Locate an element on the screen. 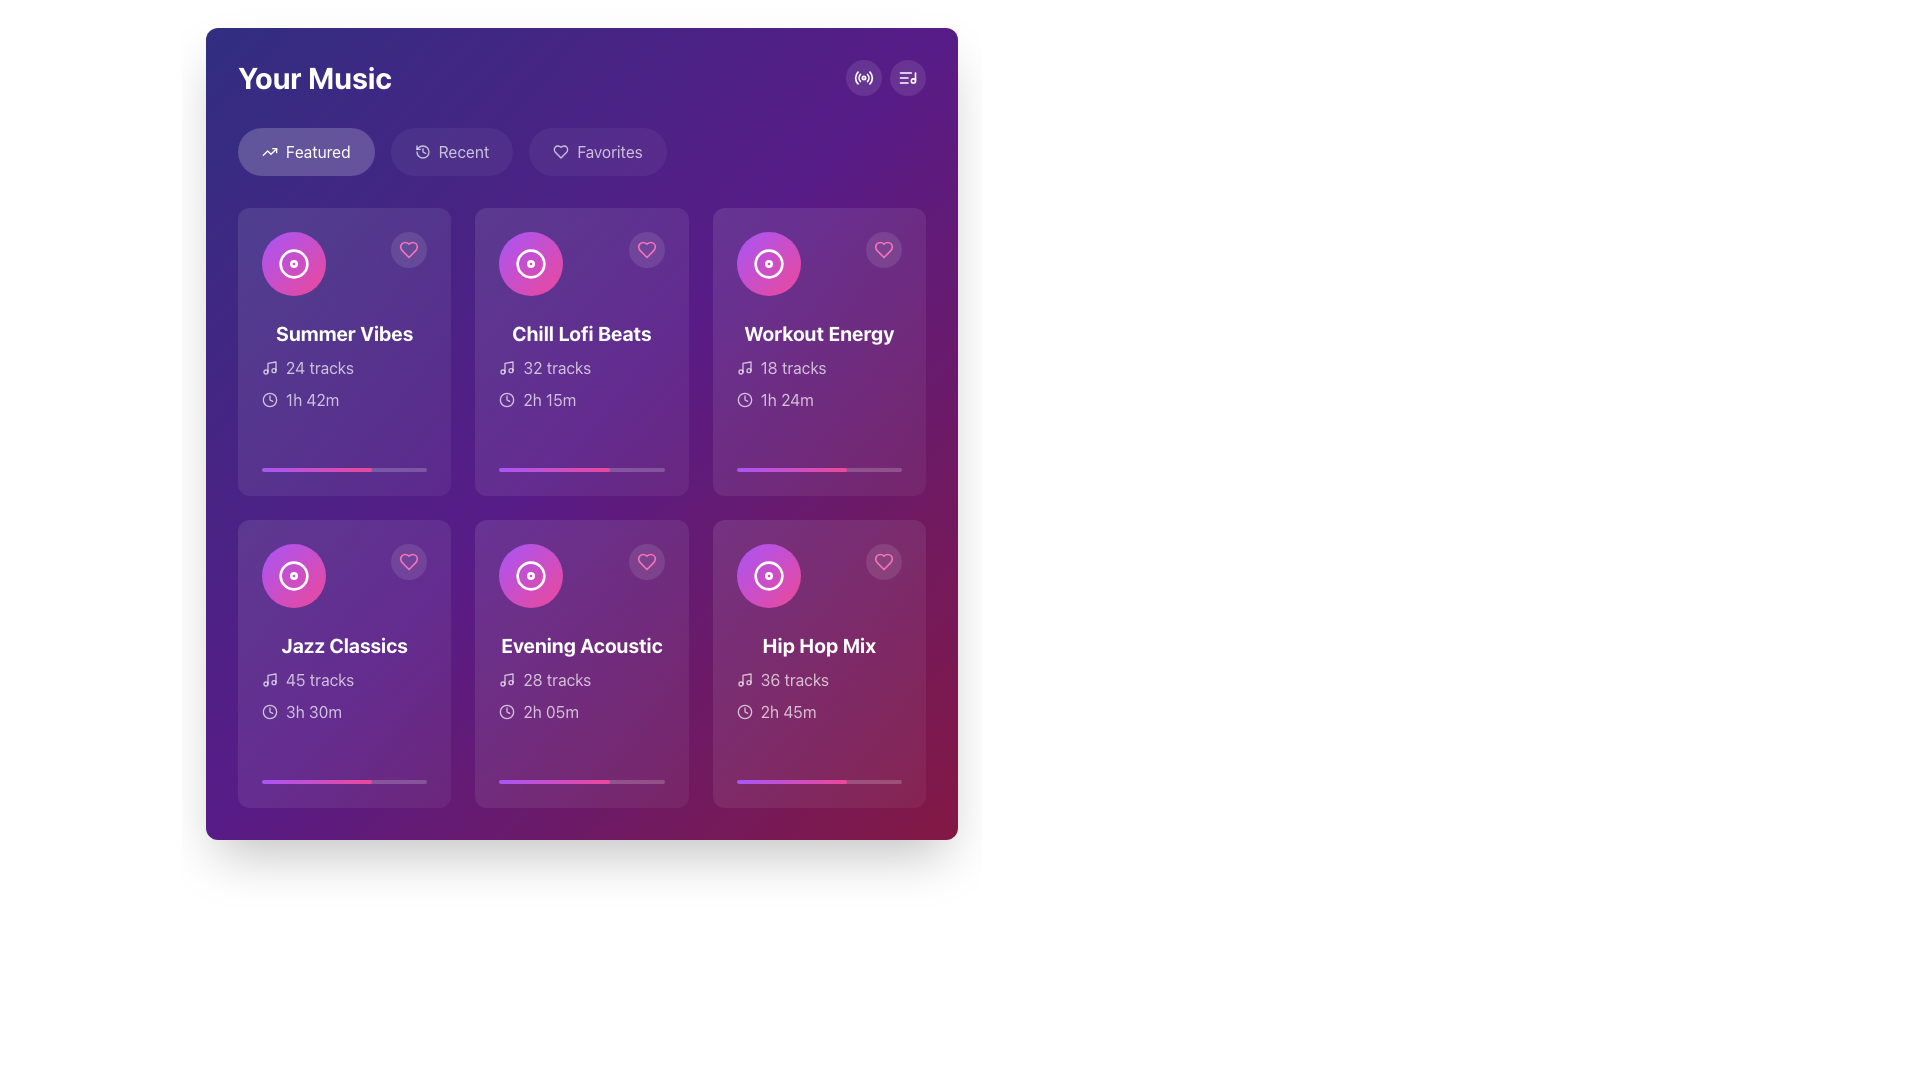 The width and height of the screenshot is (1920, 1080). the icon located in the upper-left region of the 'Evening Acoustic' card is located at coordinates (531, 575).